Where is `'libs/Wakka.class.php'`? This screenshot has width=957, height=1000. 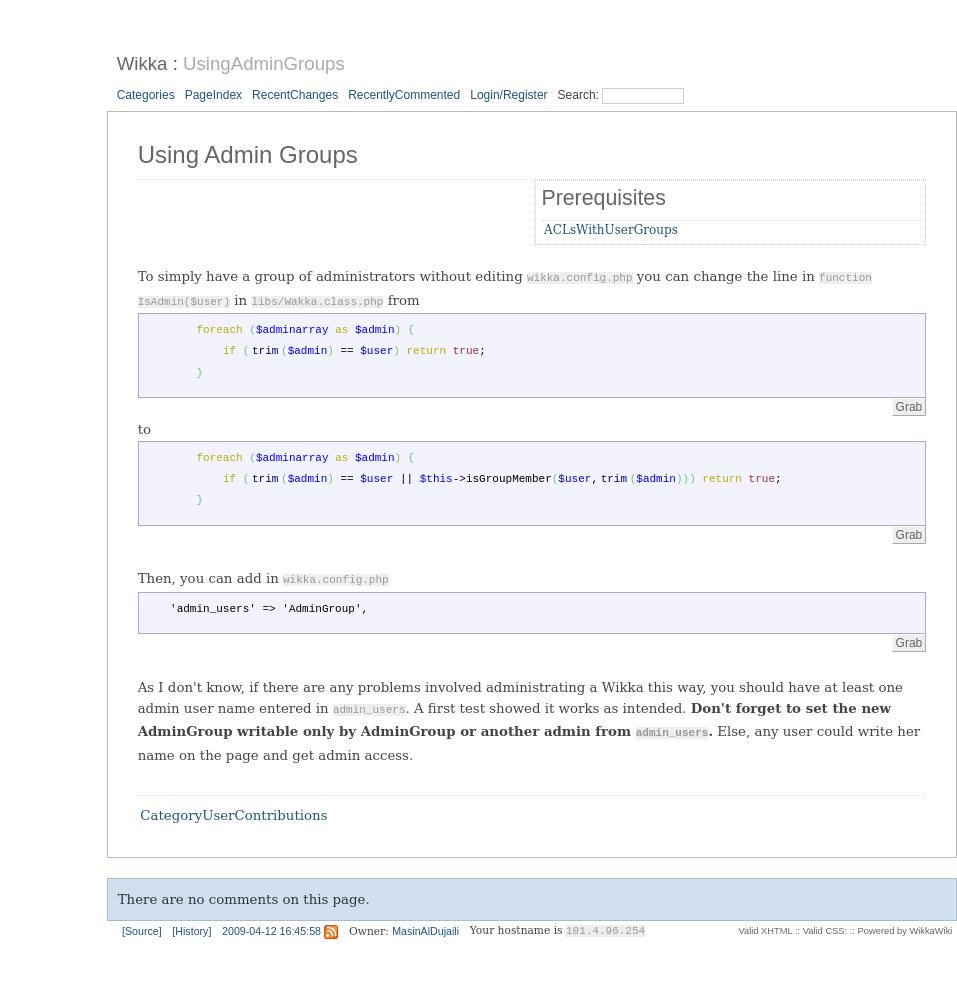
'libs/Wakka.class.php' is located at coordinates (250, 301).